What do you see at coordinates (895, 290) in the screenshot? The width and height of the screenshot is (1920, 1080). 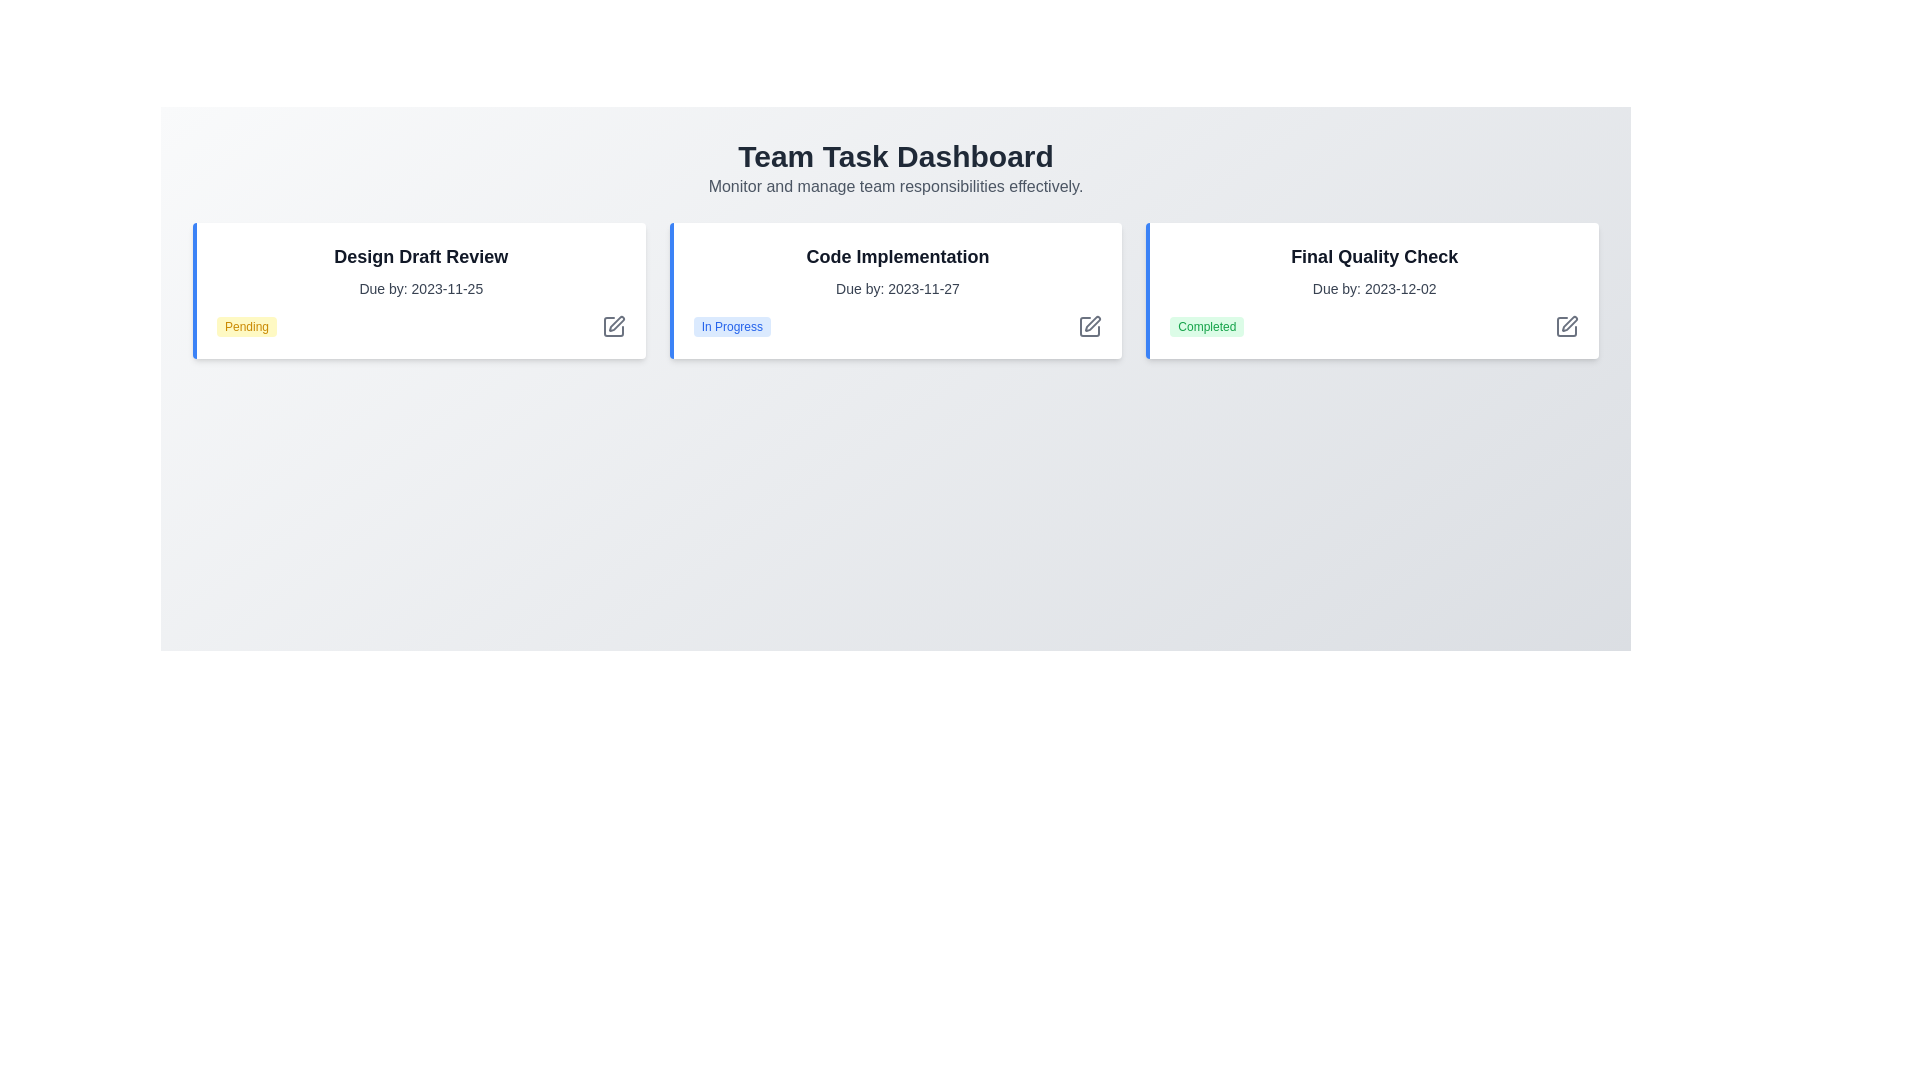 I see `information within the 'Code Implementation' card component, which is styled with a white background and a blue left border, featuring a title, due date, and status label` at bounding box center [895, 290].